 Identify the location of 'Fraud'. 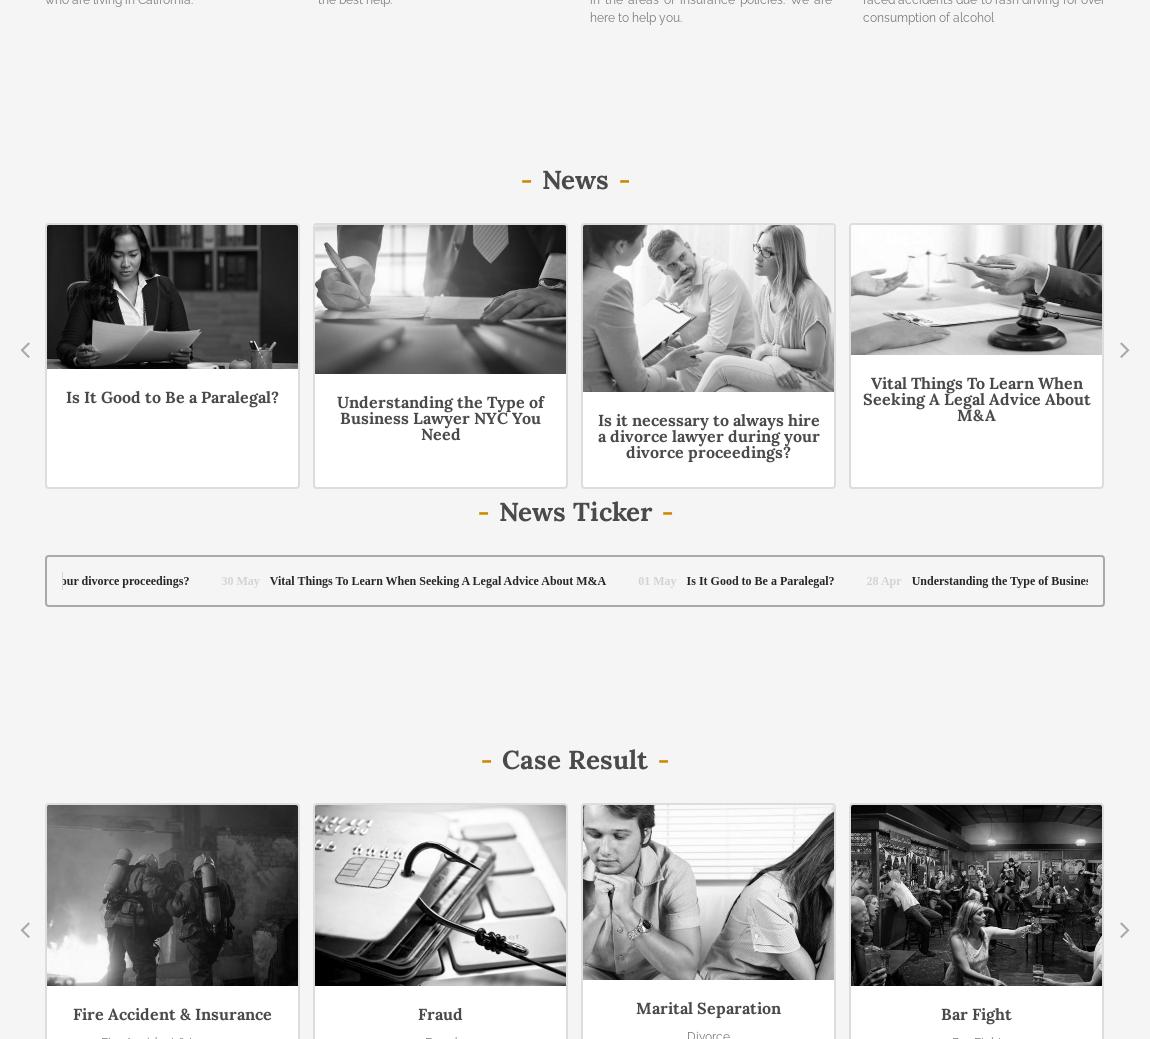
(418, 1013).